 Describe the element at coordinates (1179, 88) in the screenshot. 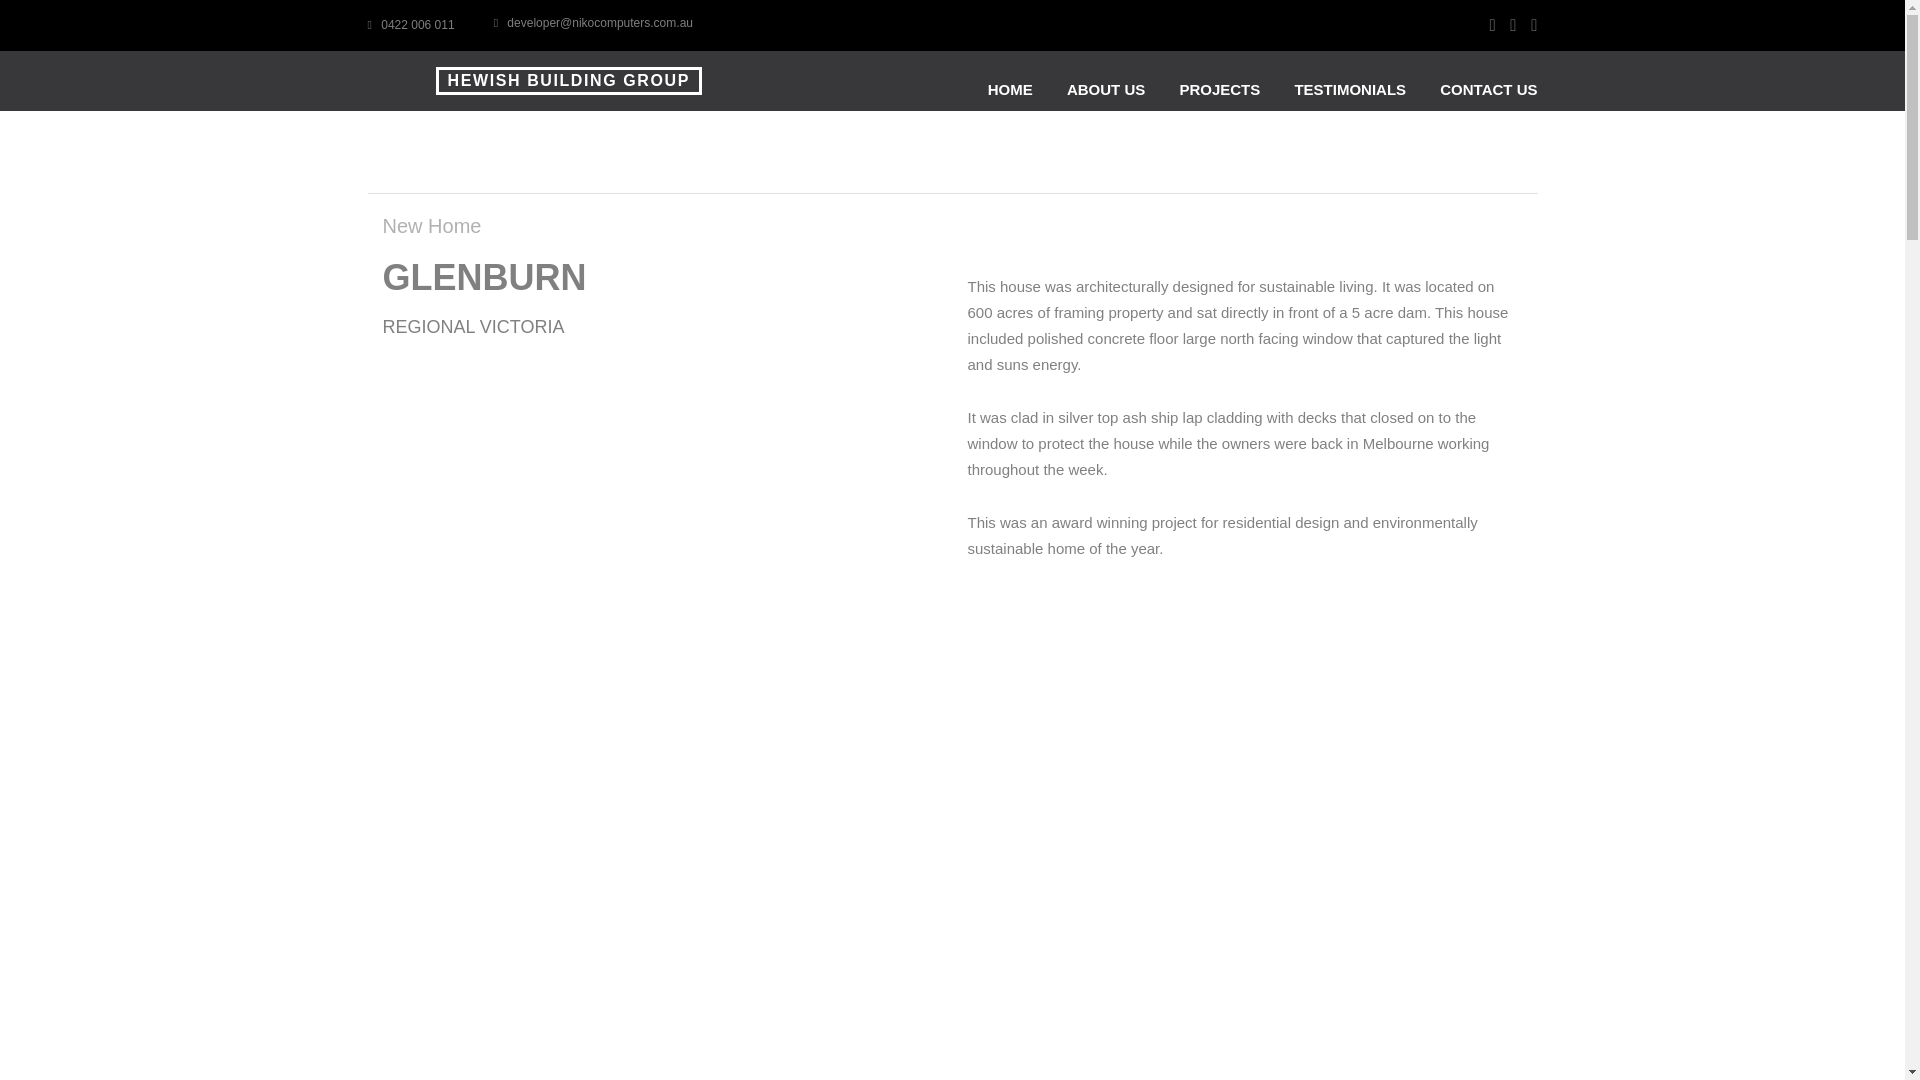

I see `'PROJECTS'` at that location.